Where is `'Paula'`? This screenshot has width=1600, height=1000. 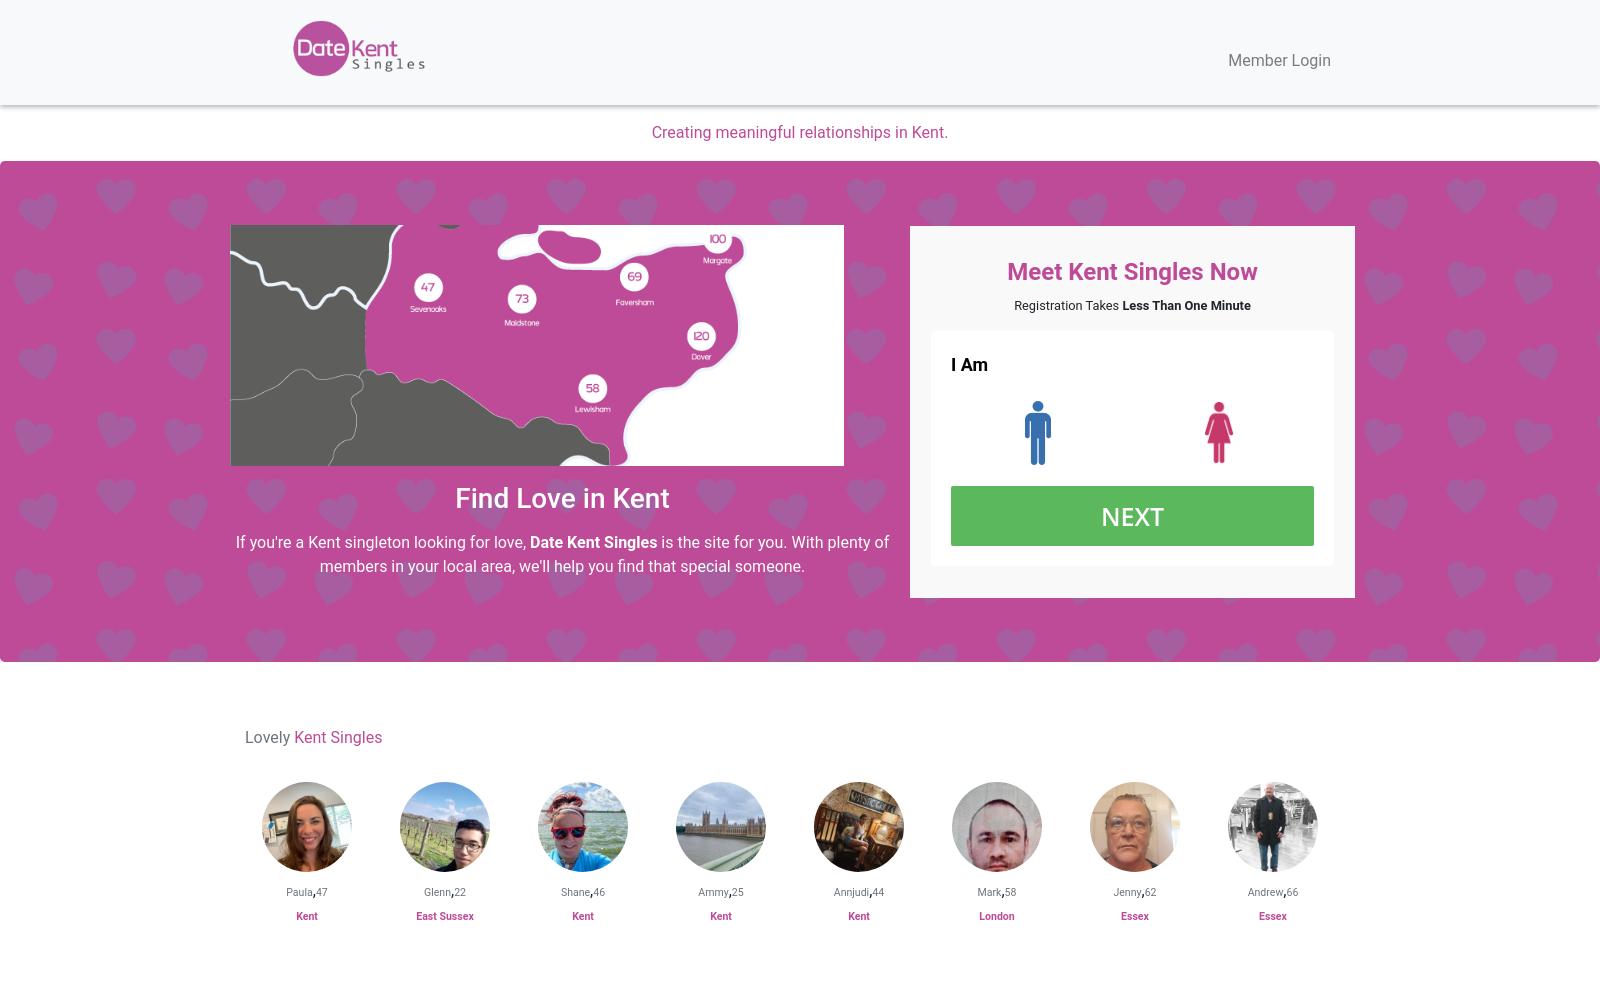
'Paula' is located at coordinates (299, 892).